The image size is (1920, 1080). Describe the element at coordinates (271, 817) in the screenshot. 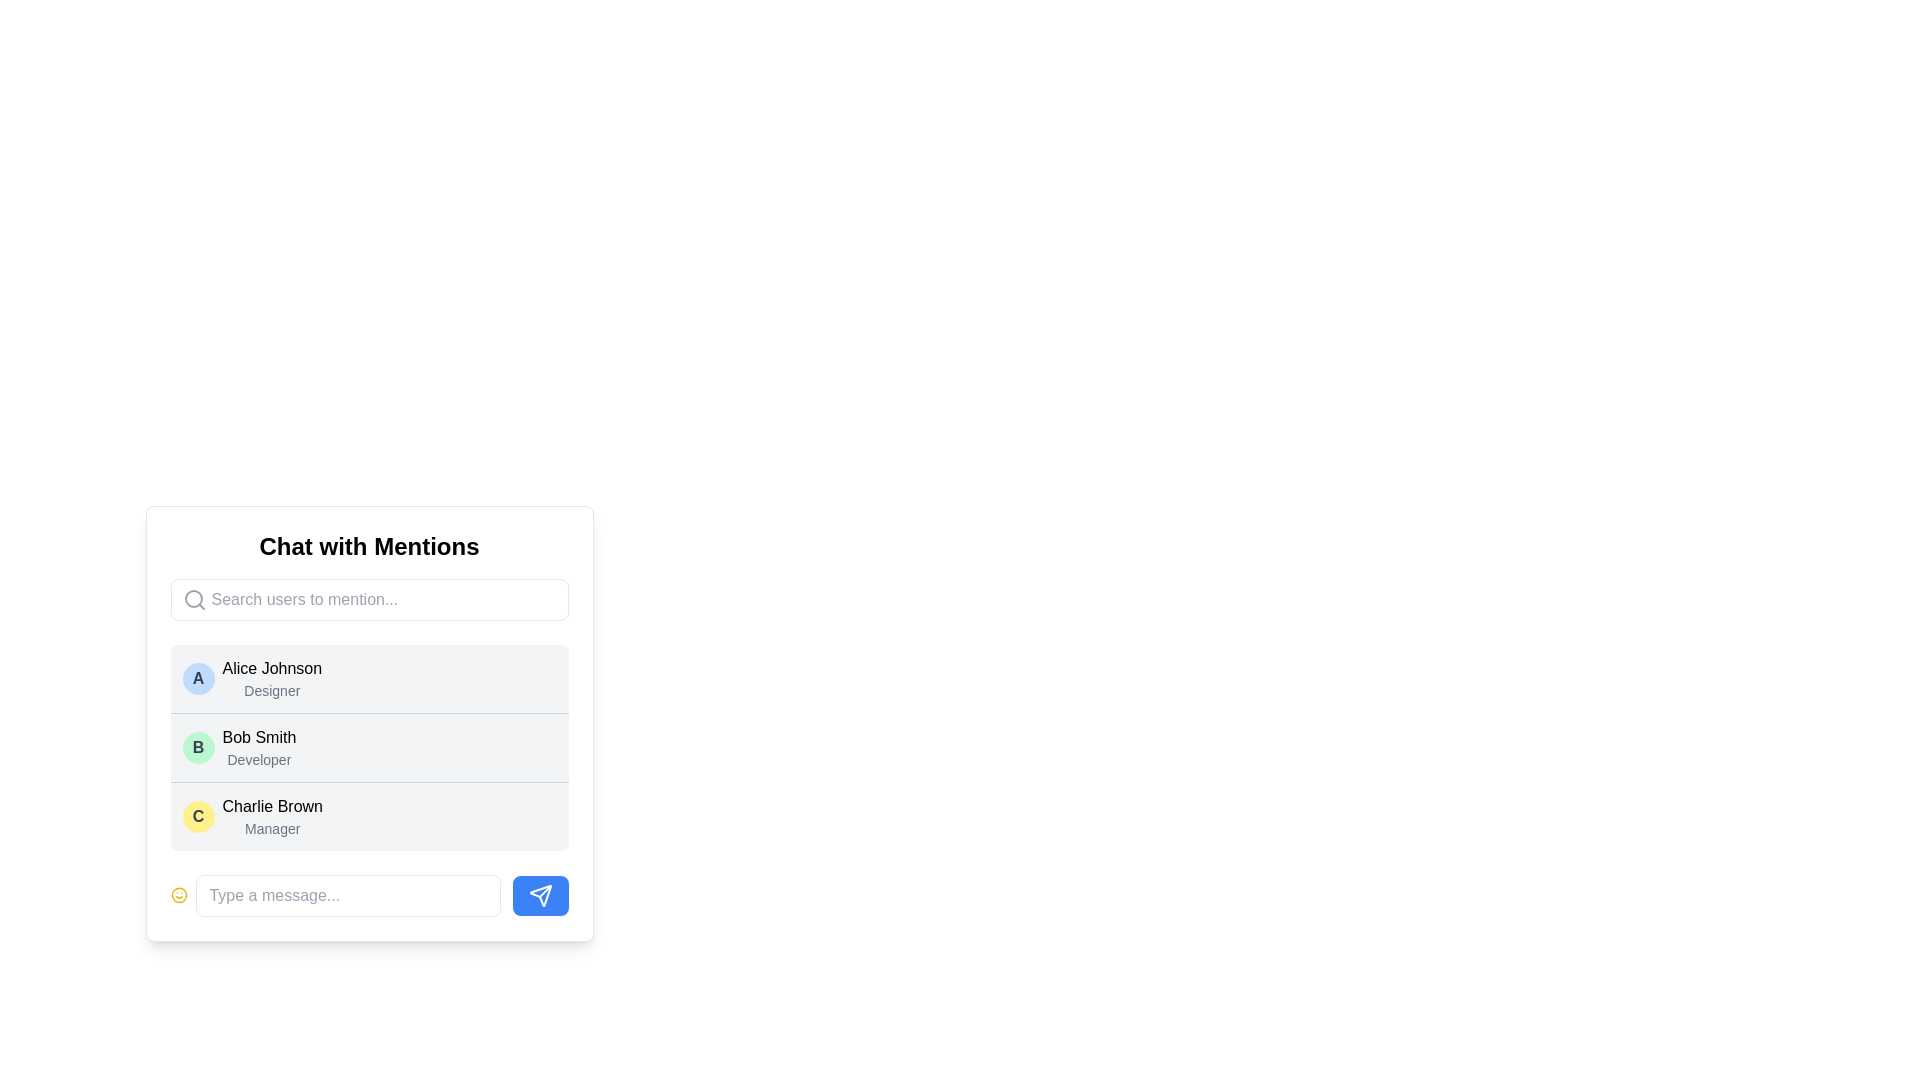

I see `the third user mention text component indicating the name and job title of a contact in the chat interface modal` at that location.